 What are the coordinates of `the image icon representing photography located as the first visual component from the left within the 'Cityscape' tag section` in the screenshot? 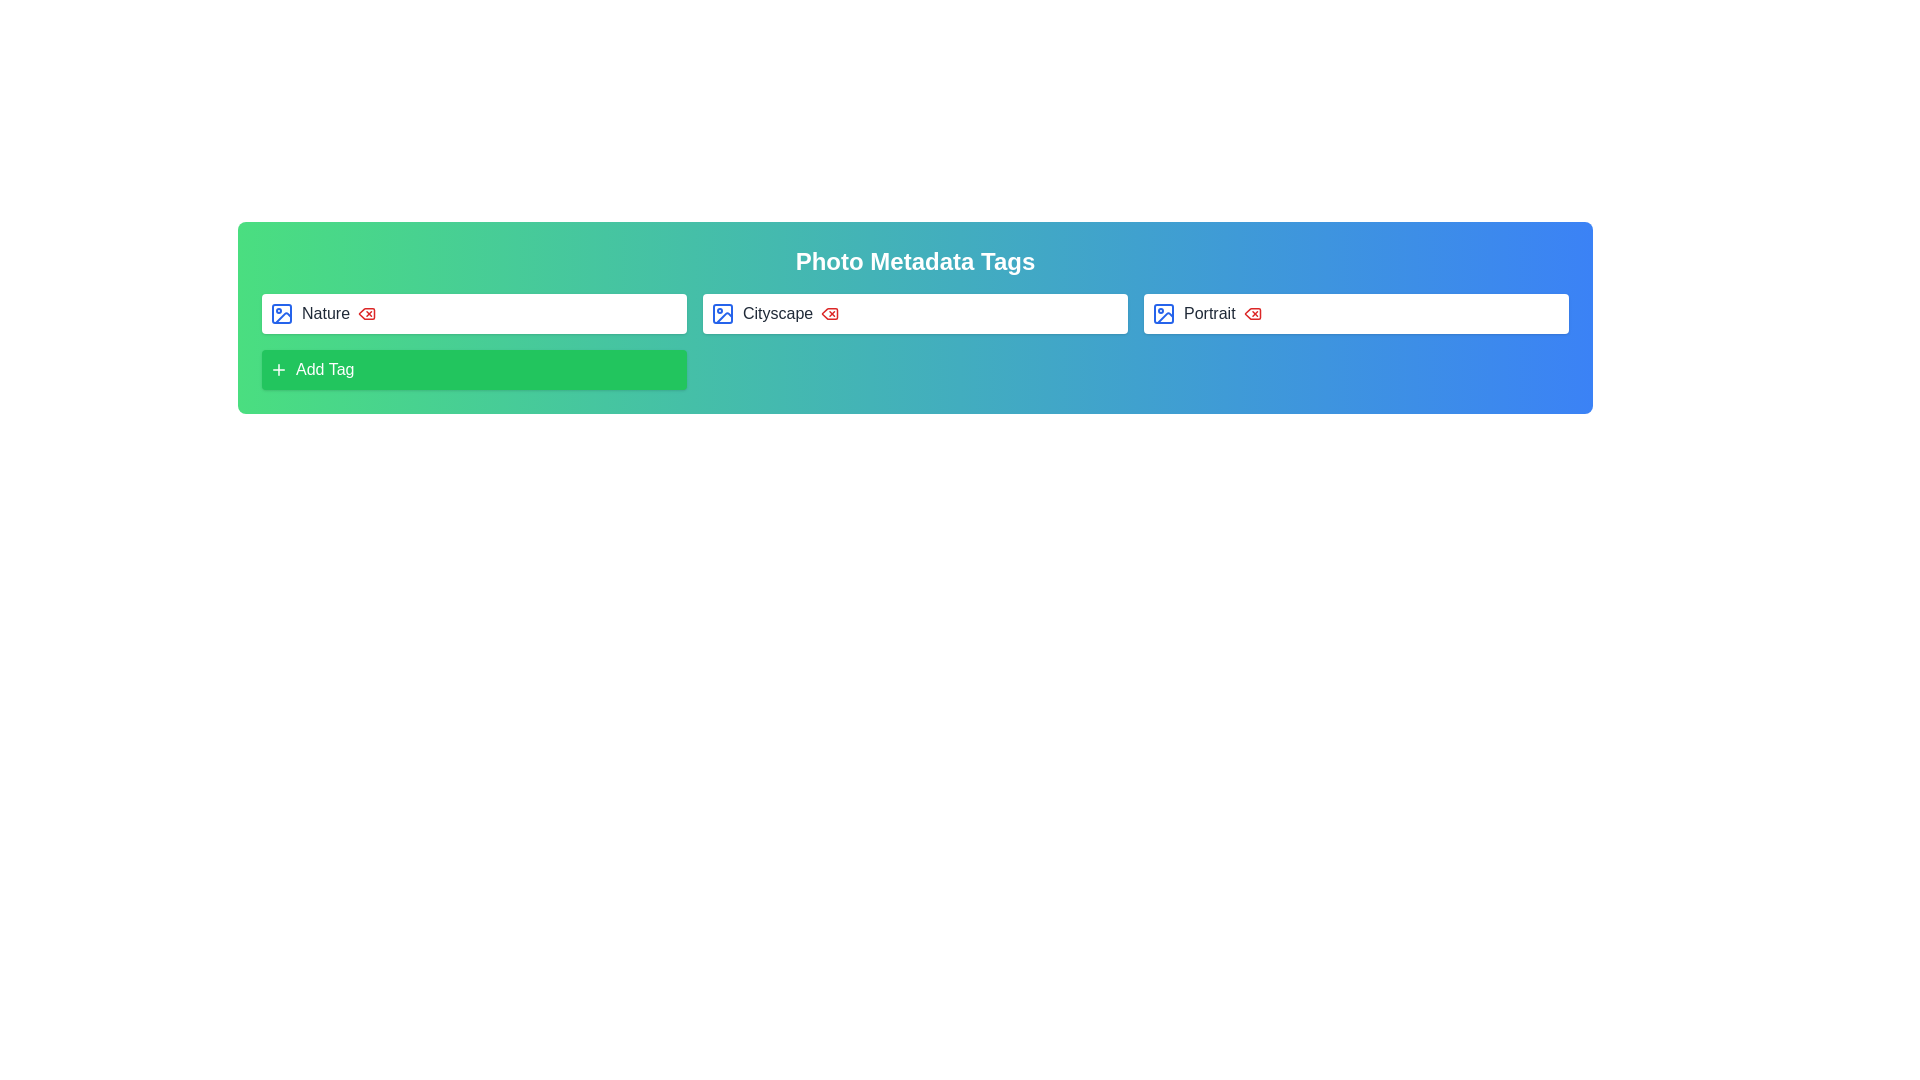 It's located at (722, 313).